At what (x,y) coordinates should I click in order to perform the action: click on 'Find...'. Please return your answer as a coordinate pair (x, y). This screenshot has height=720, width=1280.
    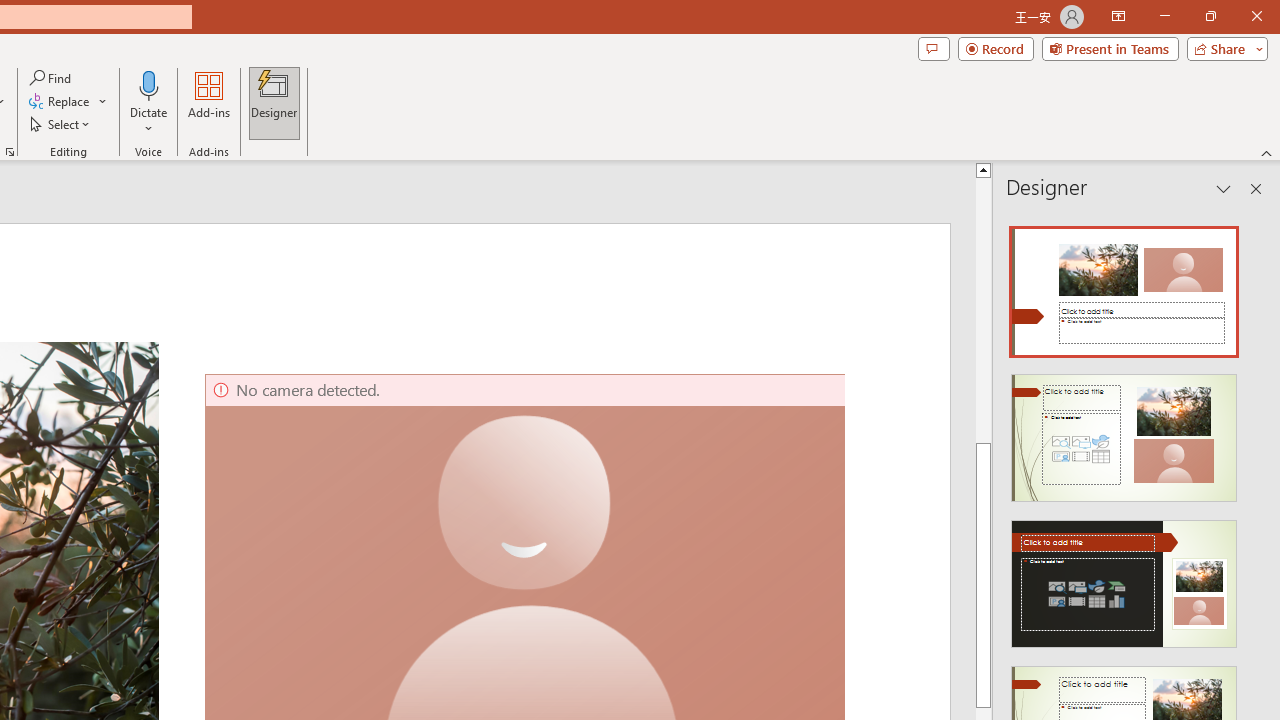
    Looking at the image, I should click on (51, 77).